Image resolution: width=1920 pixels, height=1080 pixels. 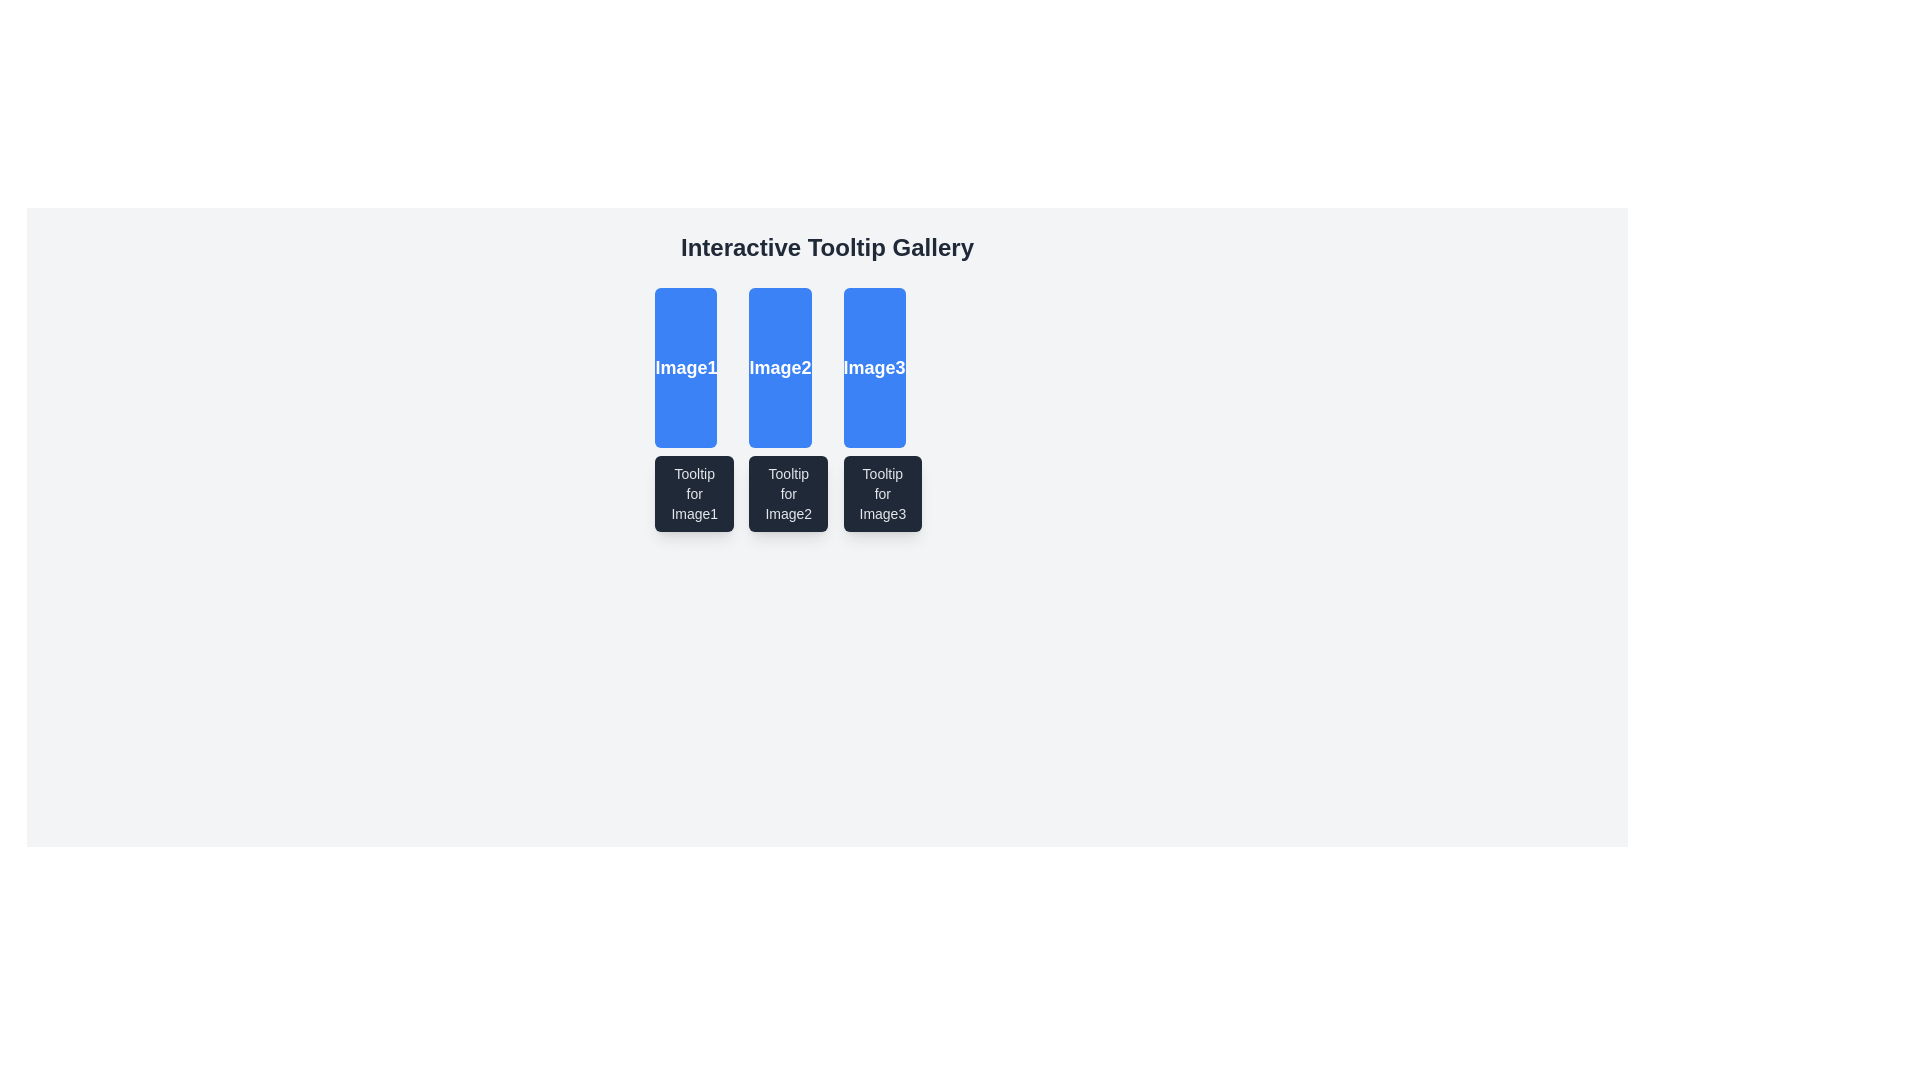 I want to click on the text contents of the tooltip positioned directly below the 'Image3' item, which is the third tooltip in a set of horizontally aligned tooltips, so click(x=881, y=493).